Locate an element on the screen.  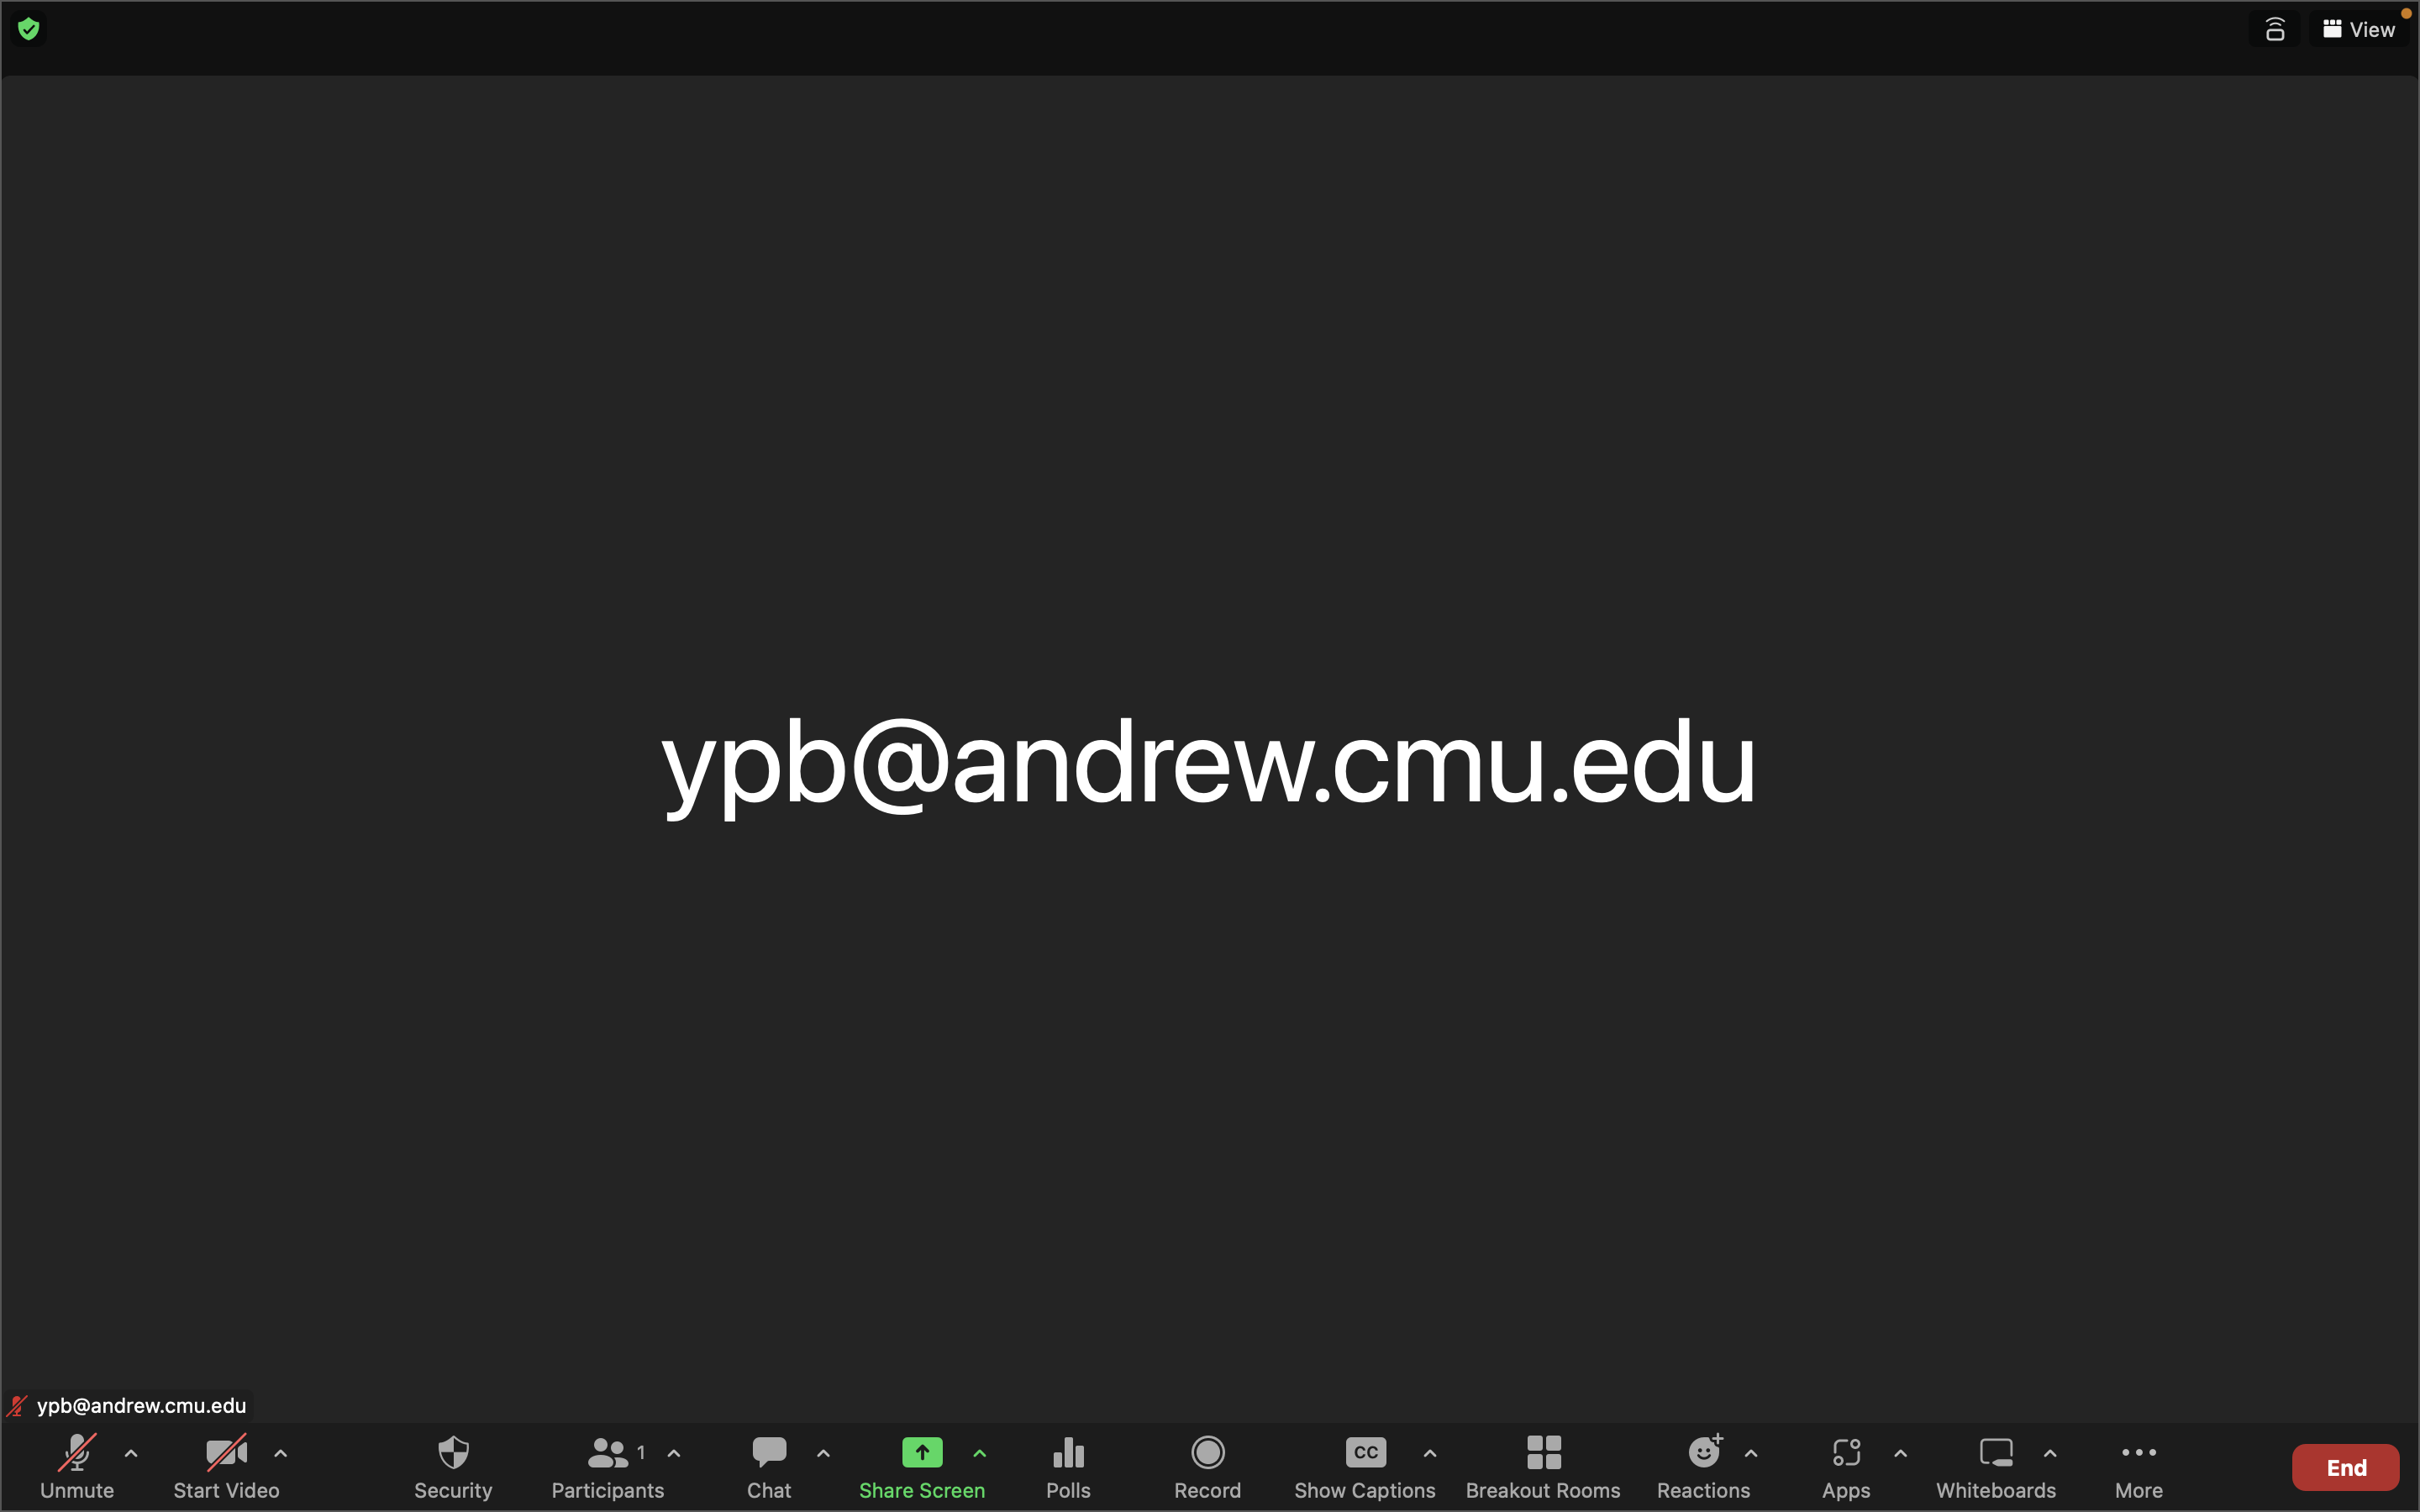
Turn the mute off for the audio is located at coordinates (80, 1465).